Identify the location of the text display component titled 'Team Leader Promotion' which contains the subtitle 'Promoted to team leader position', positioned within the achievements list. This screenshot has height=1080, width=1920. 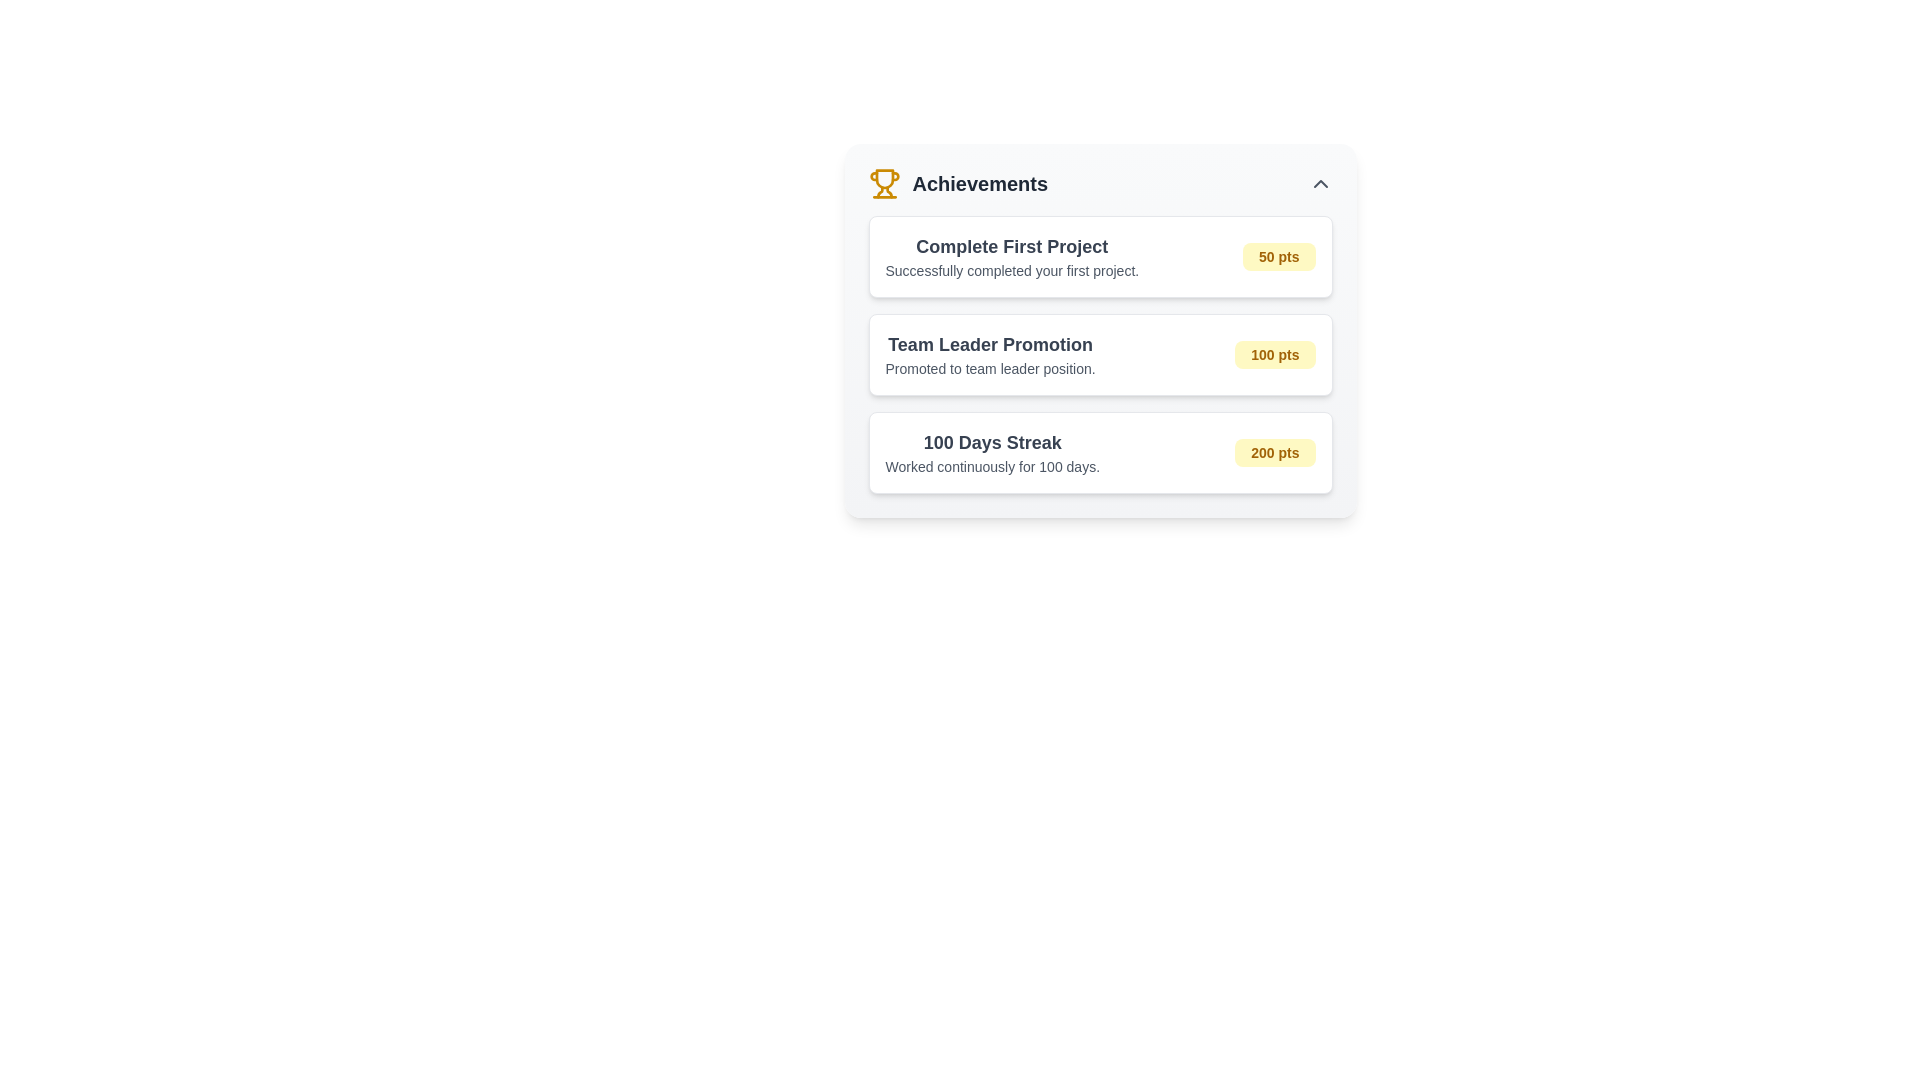
(990, 353).